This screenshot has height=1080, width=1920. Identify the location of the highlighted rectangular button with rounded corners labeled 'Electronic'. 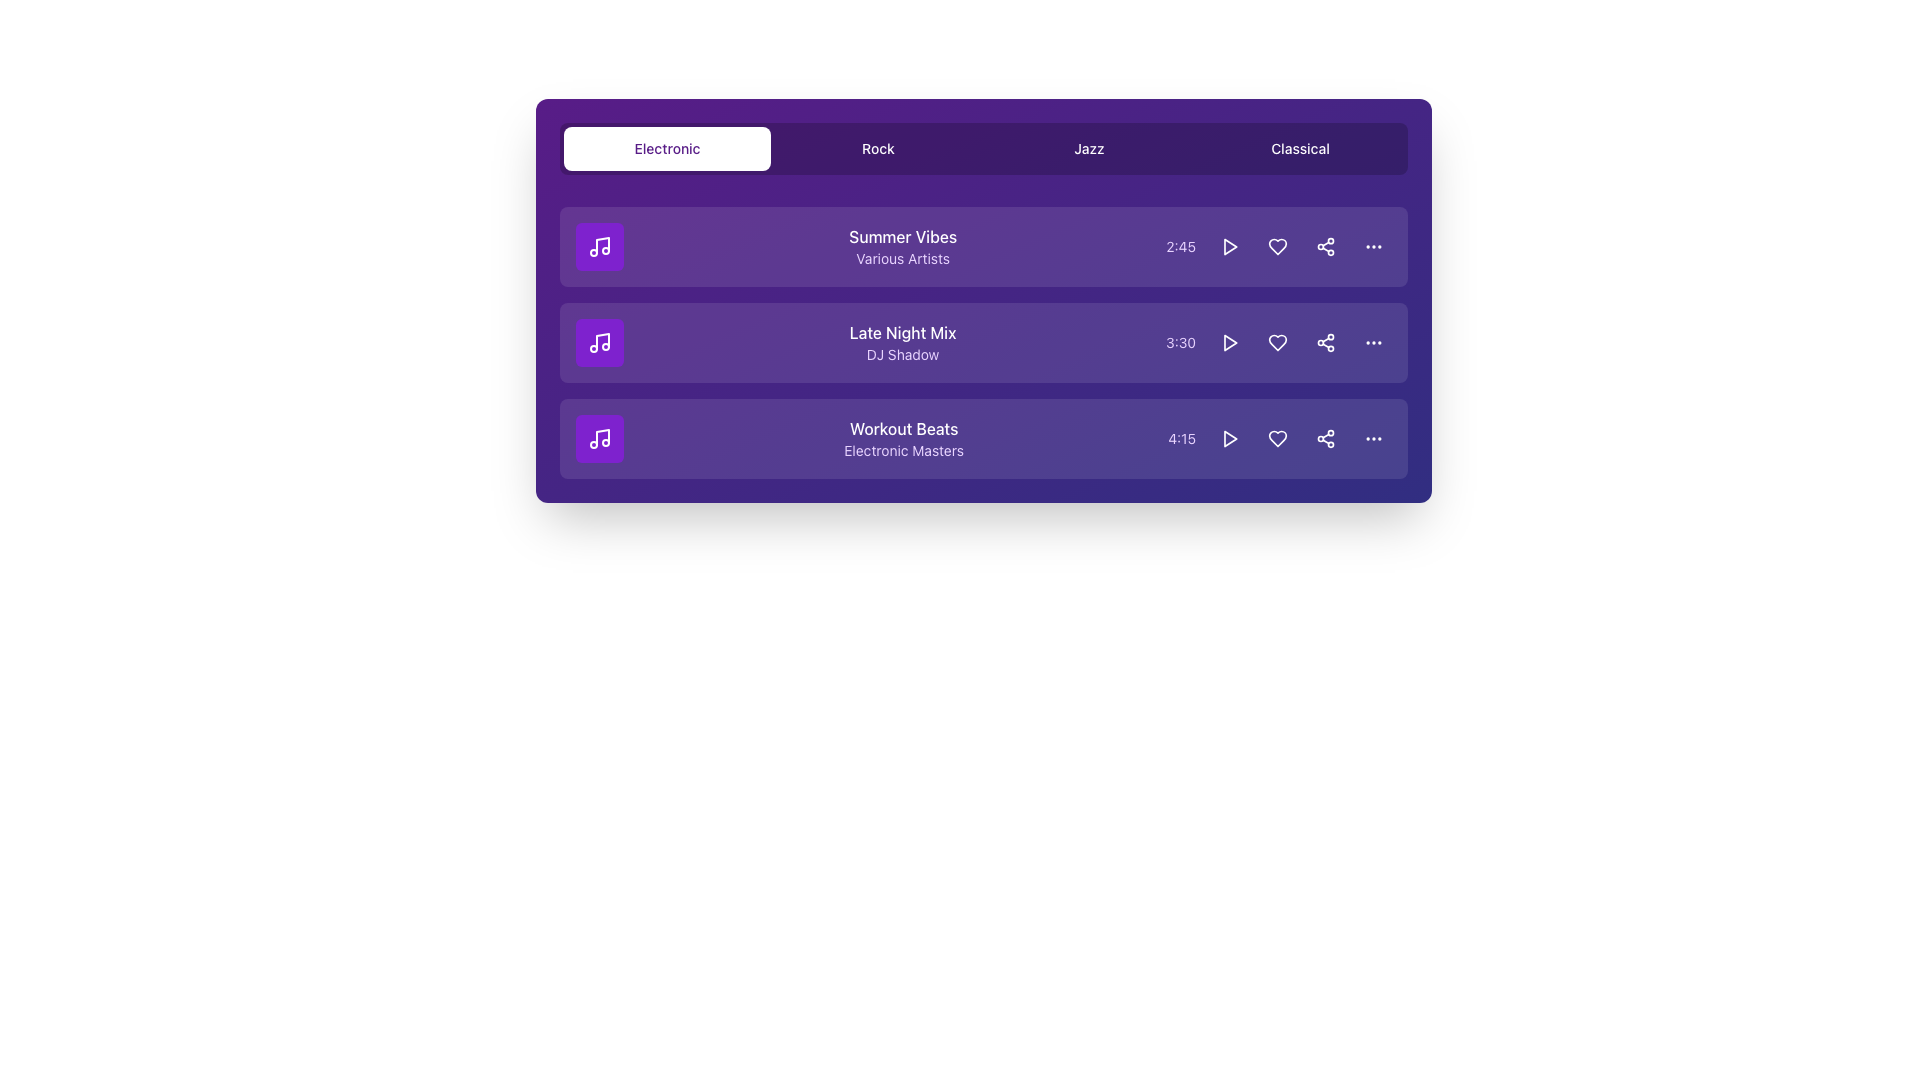
(667, 148).